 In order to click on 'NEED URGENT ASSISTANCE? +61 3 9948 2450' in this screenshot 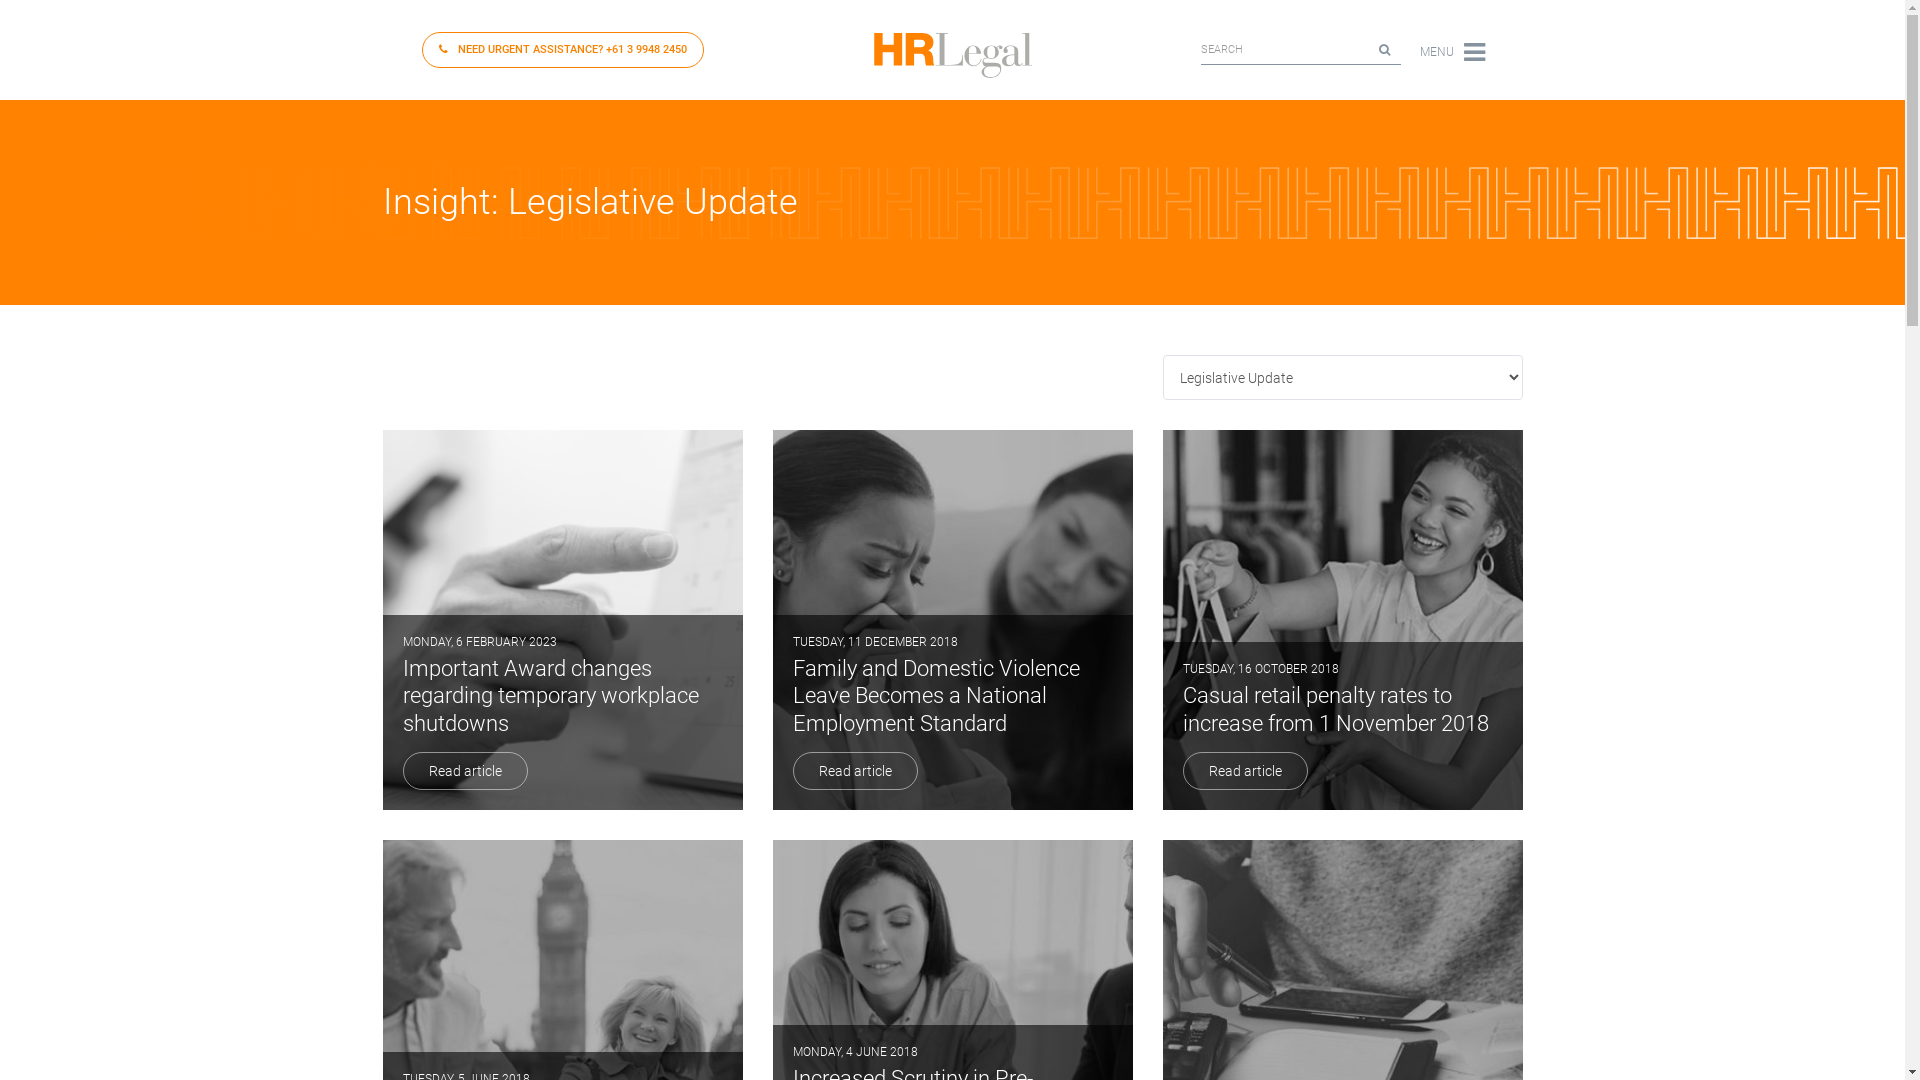, I will do `click(561, 49)`.